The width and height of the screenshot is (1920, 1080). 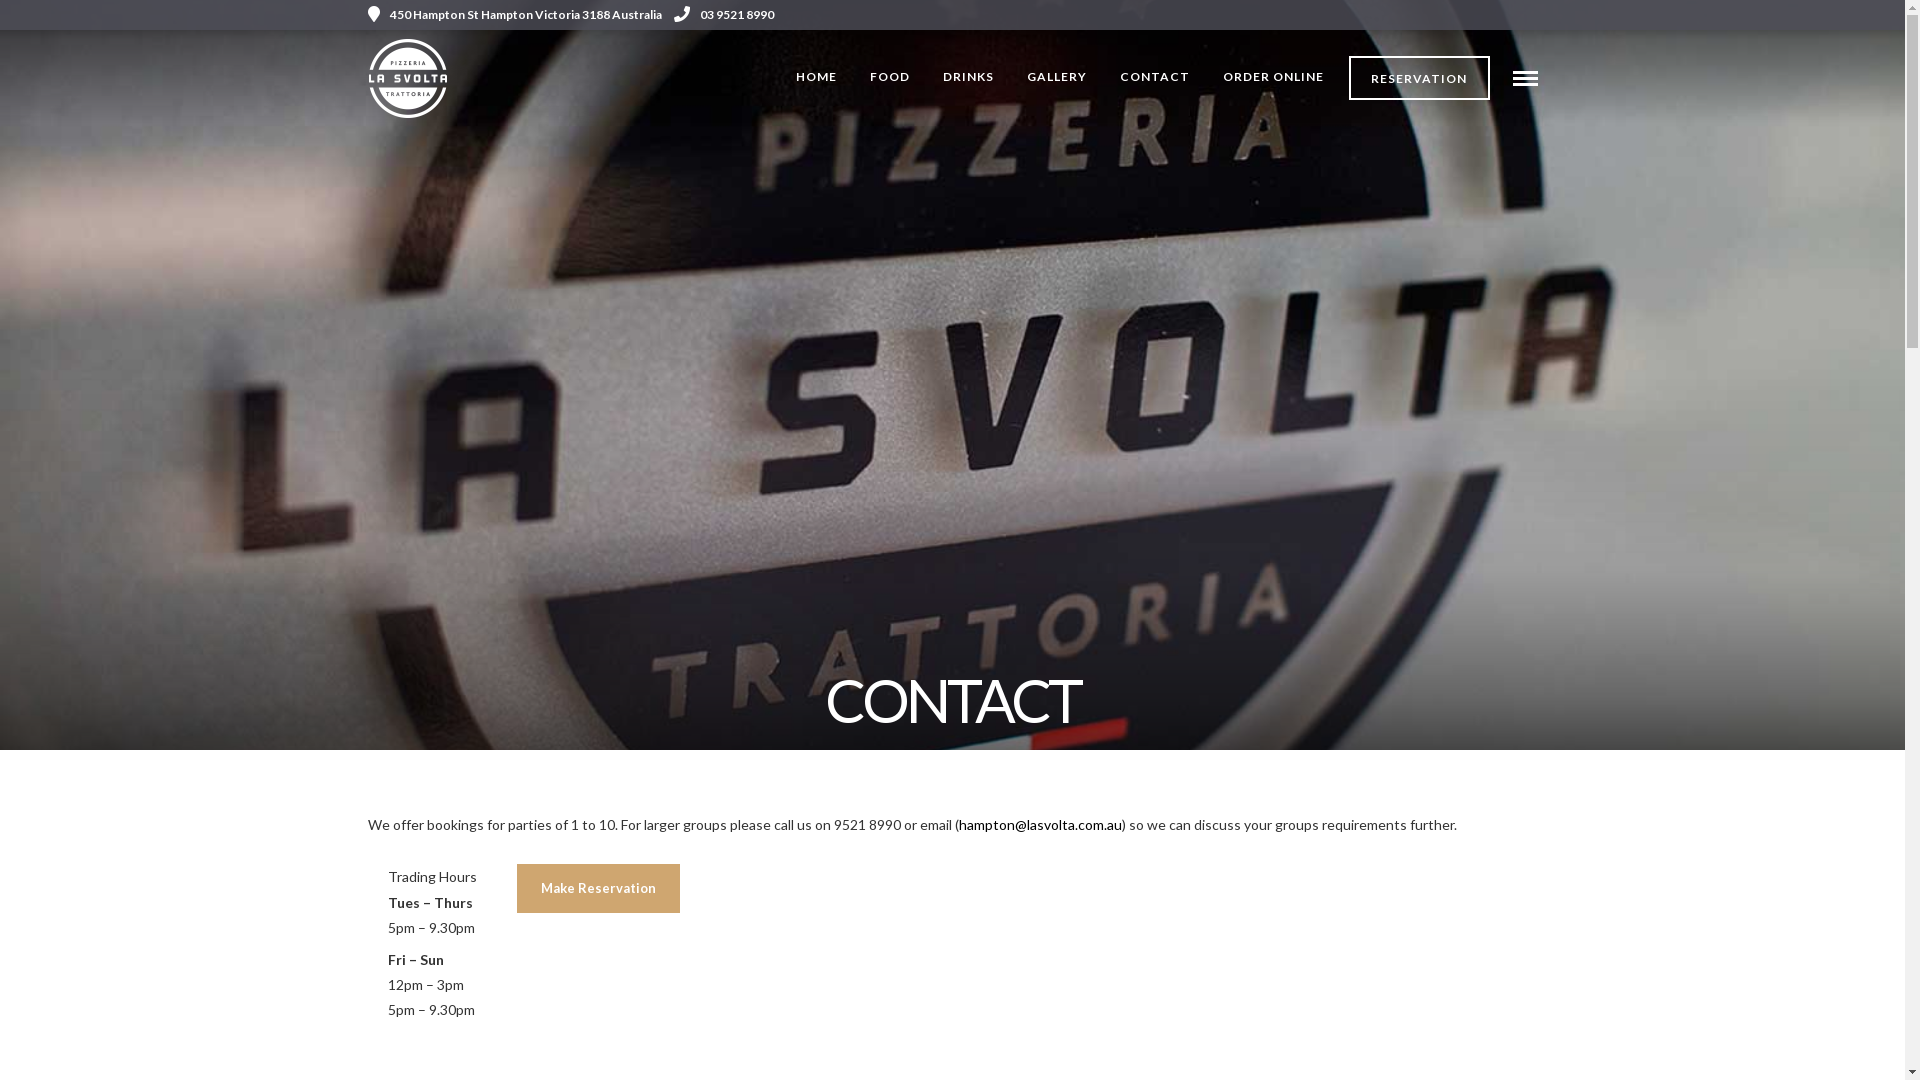 I want to click on 'FOOD', so click(x=888, y=76).